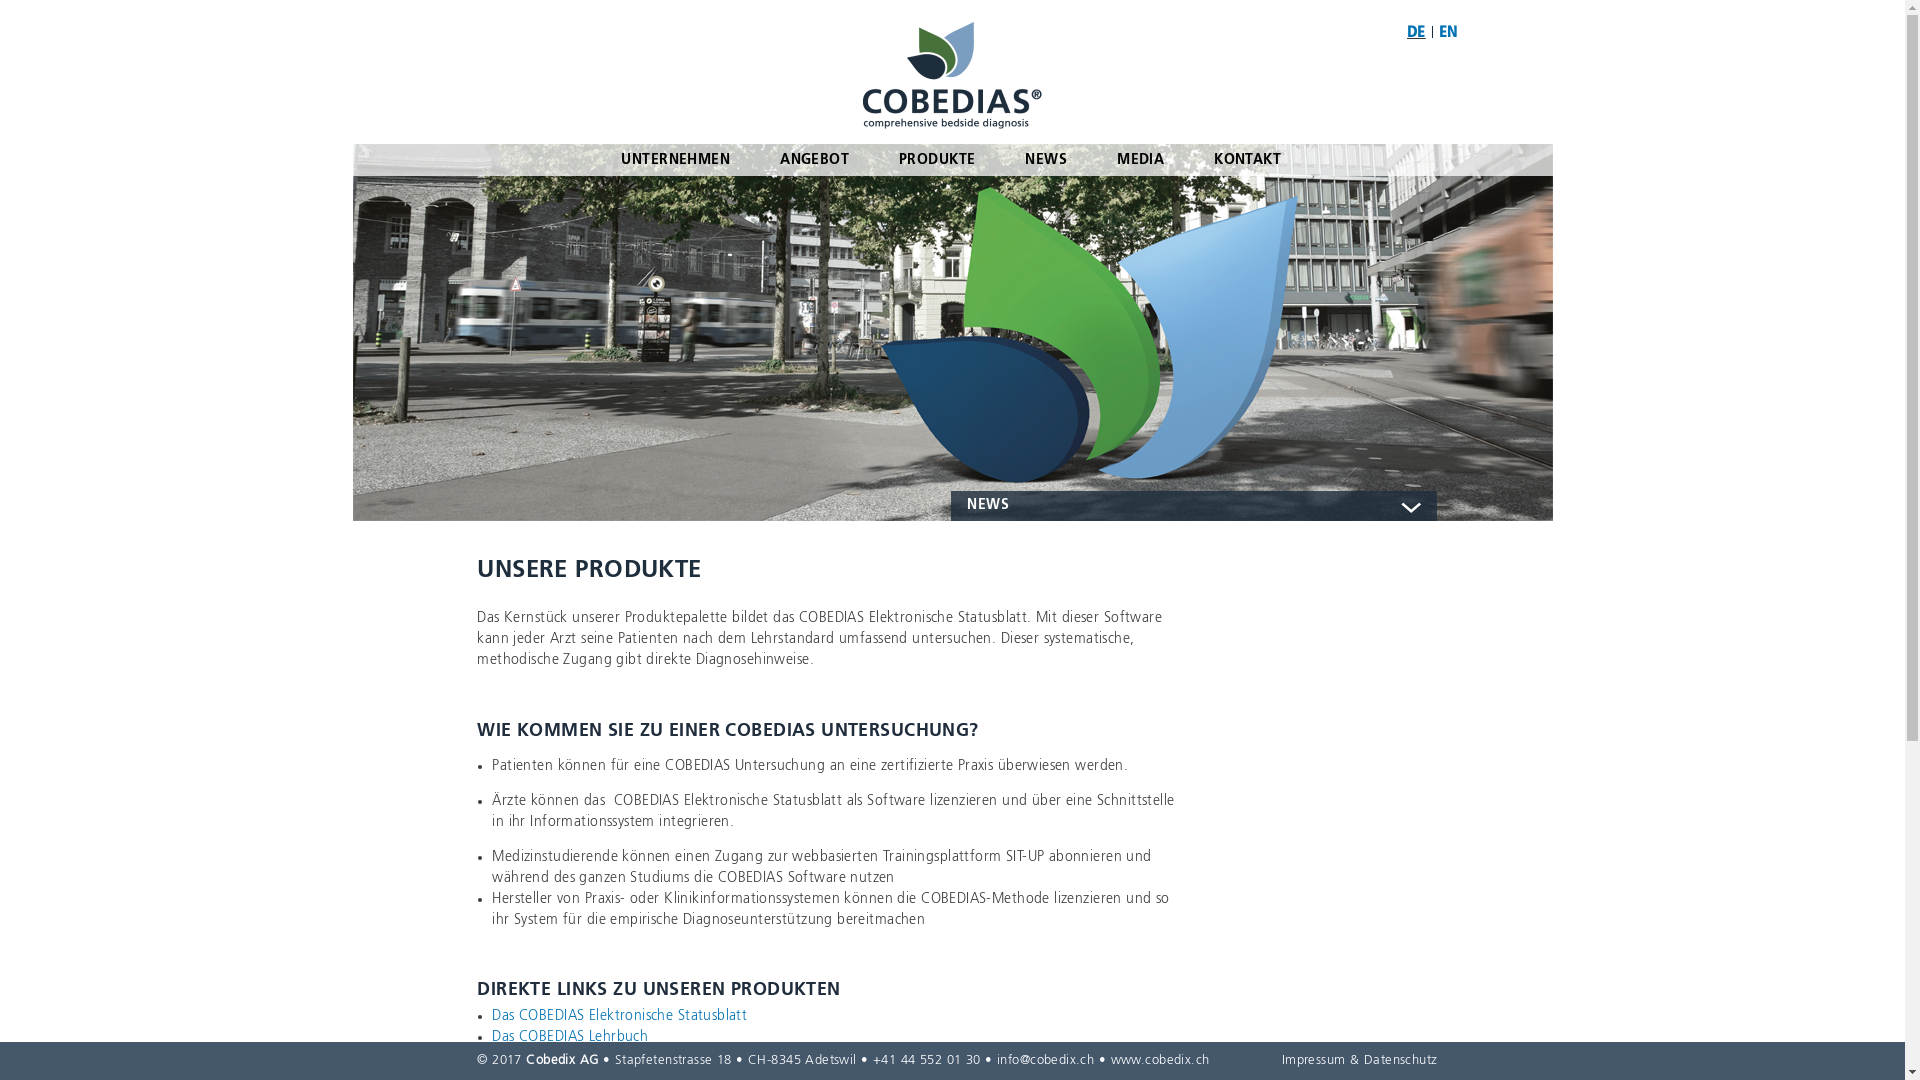 This screenshot has height=1080, width=1920. I want to click on 'Impressum & Datenschutz', so click(1359, 1059).